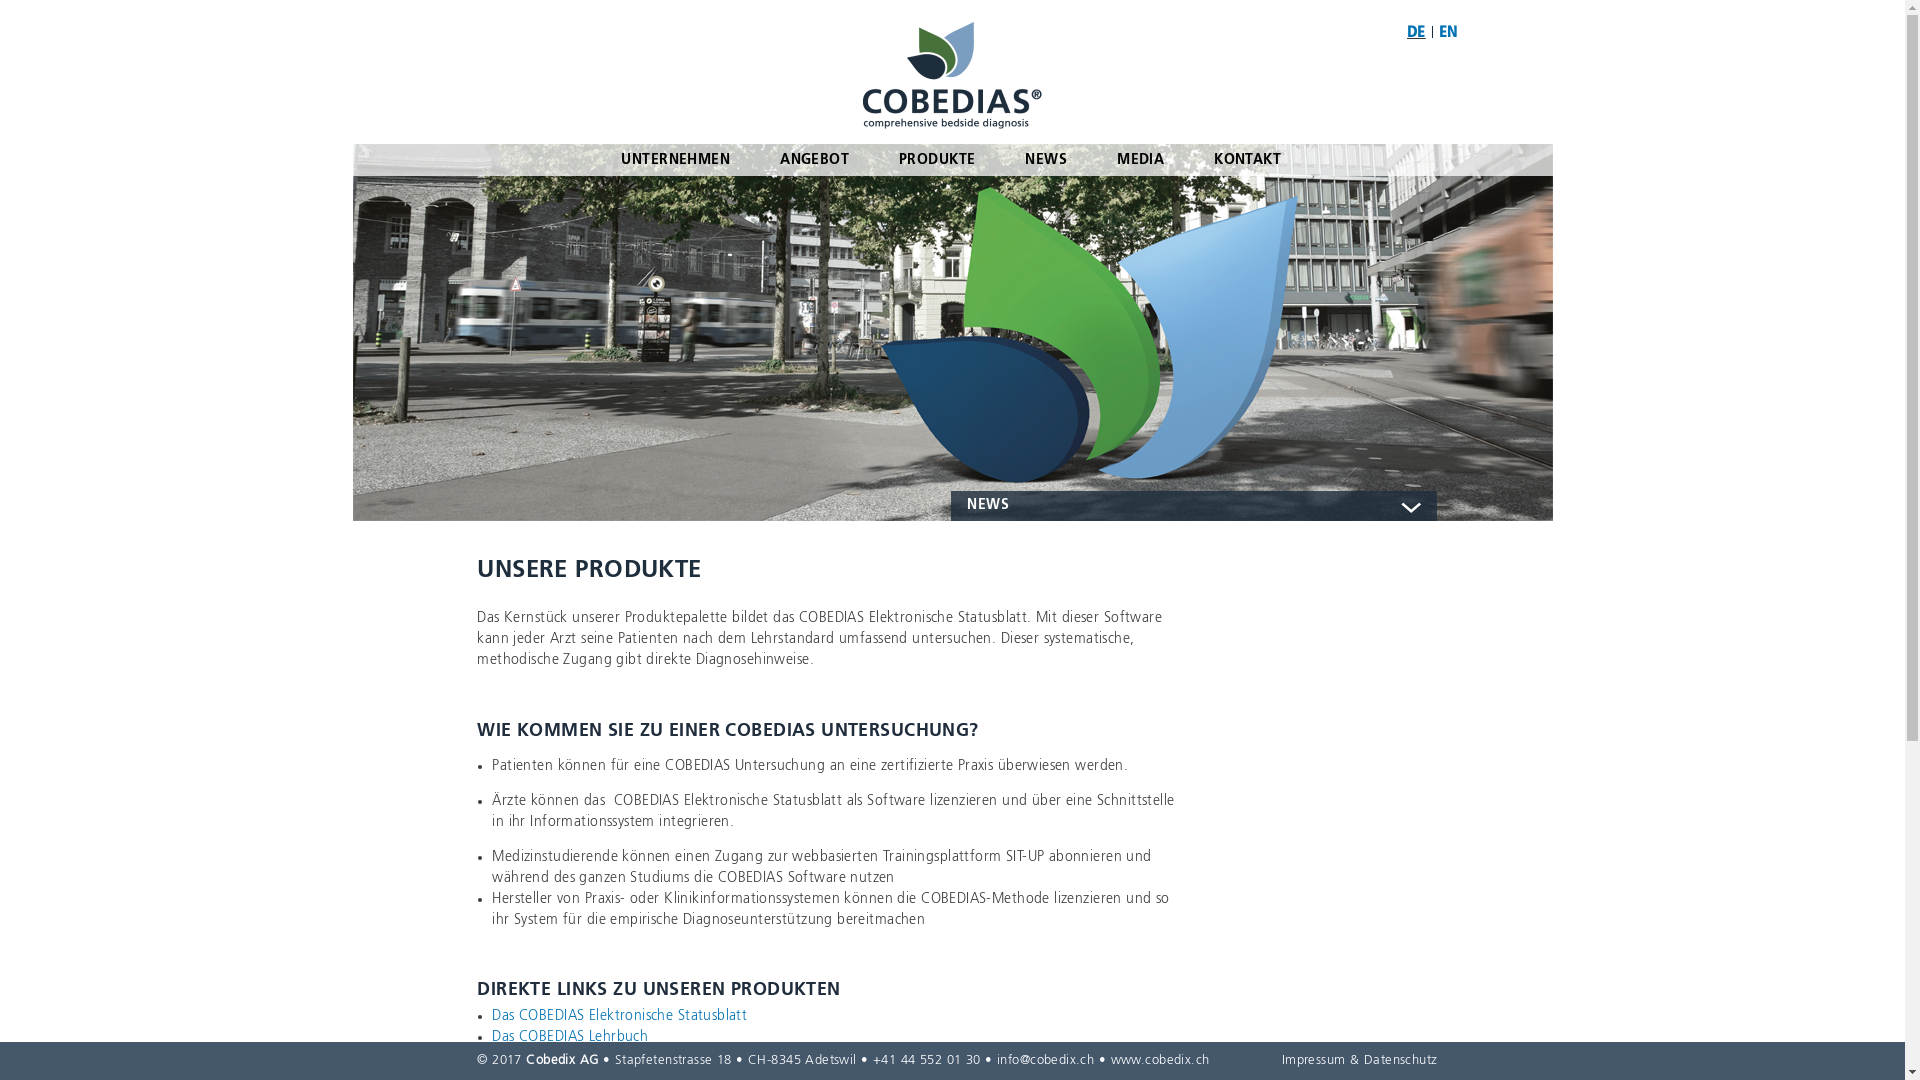 This screenshot has height=1080, width=1920. I want to click on 'Impressum & Datenschutz', so click(1359, 1059).